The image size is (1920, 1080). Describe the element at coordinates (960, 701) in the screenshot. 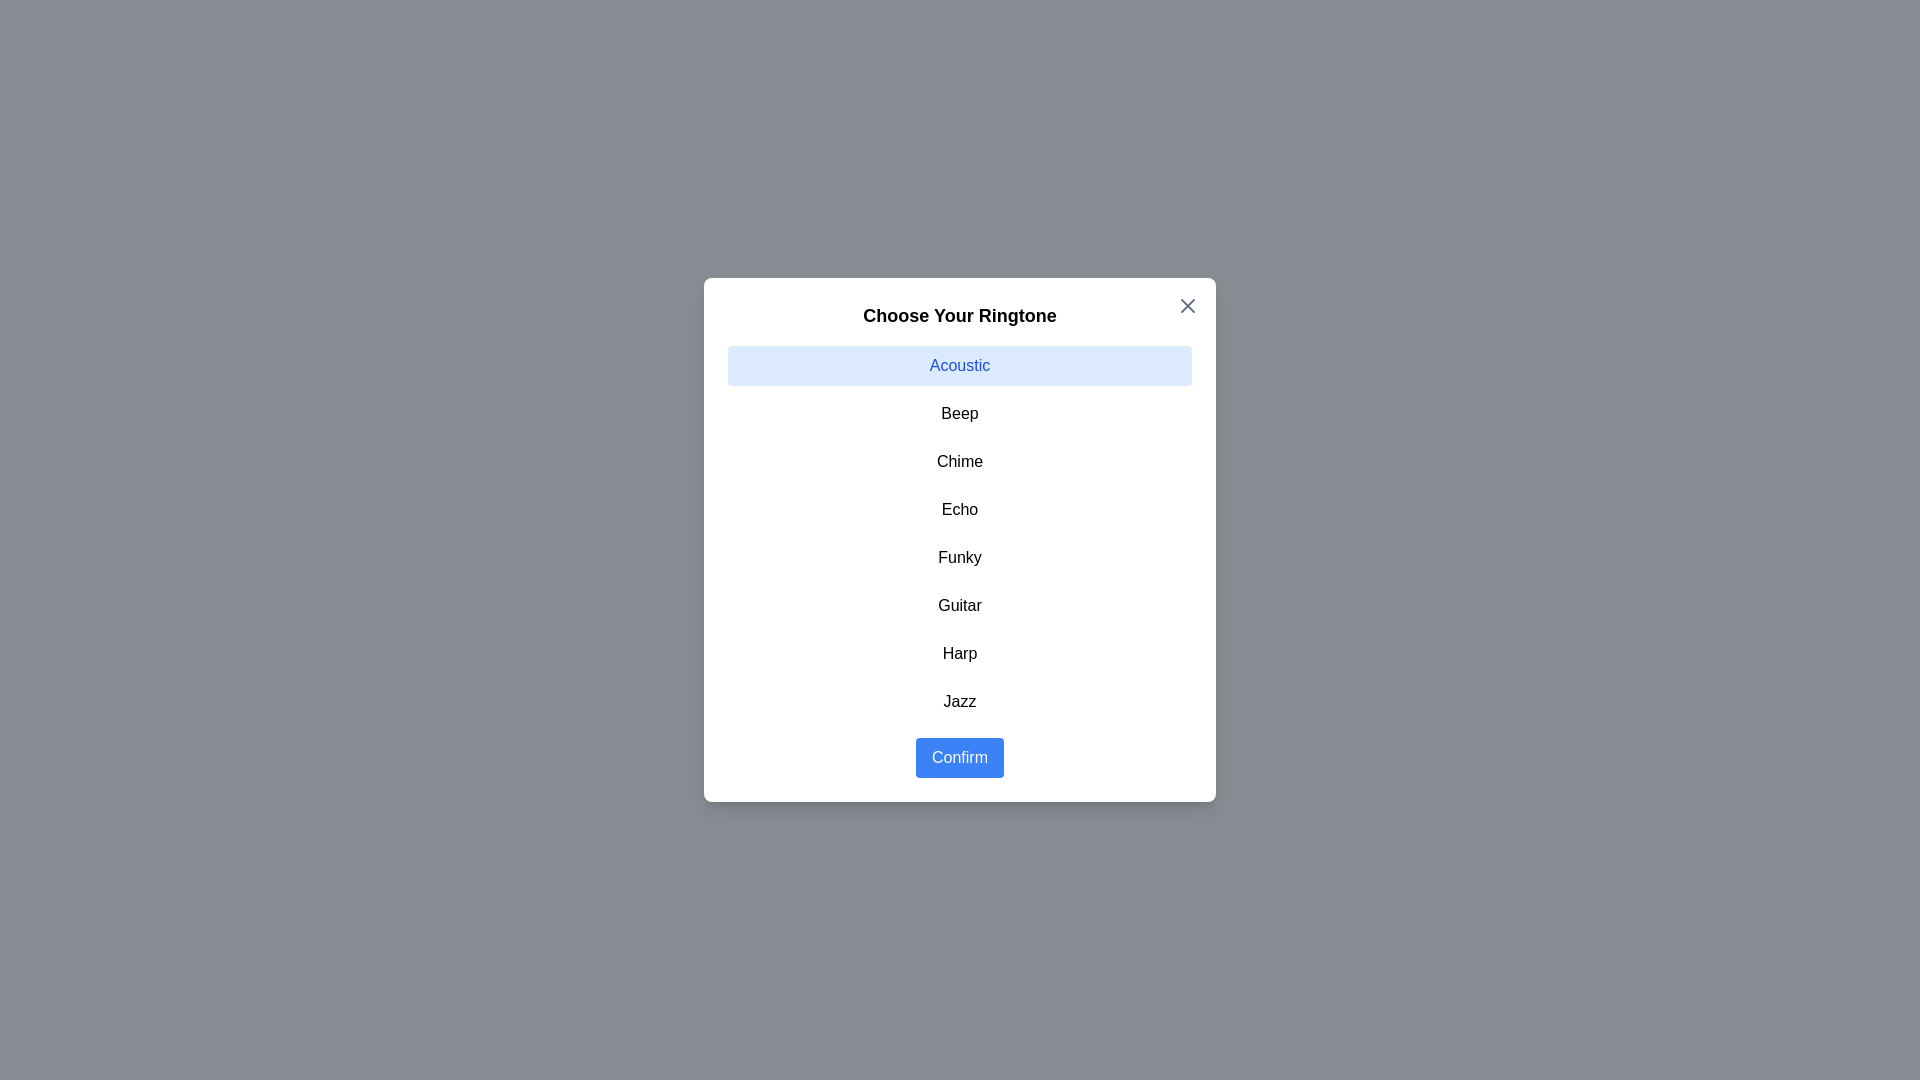

I see `the ringtone Jazz from the list` at that location.